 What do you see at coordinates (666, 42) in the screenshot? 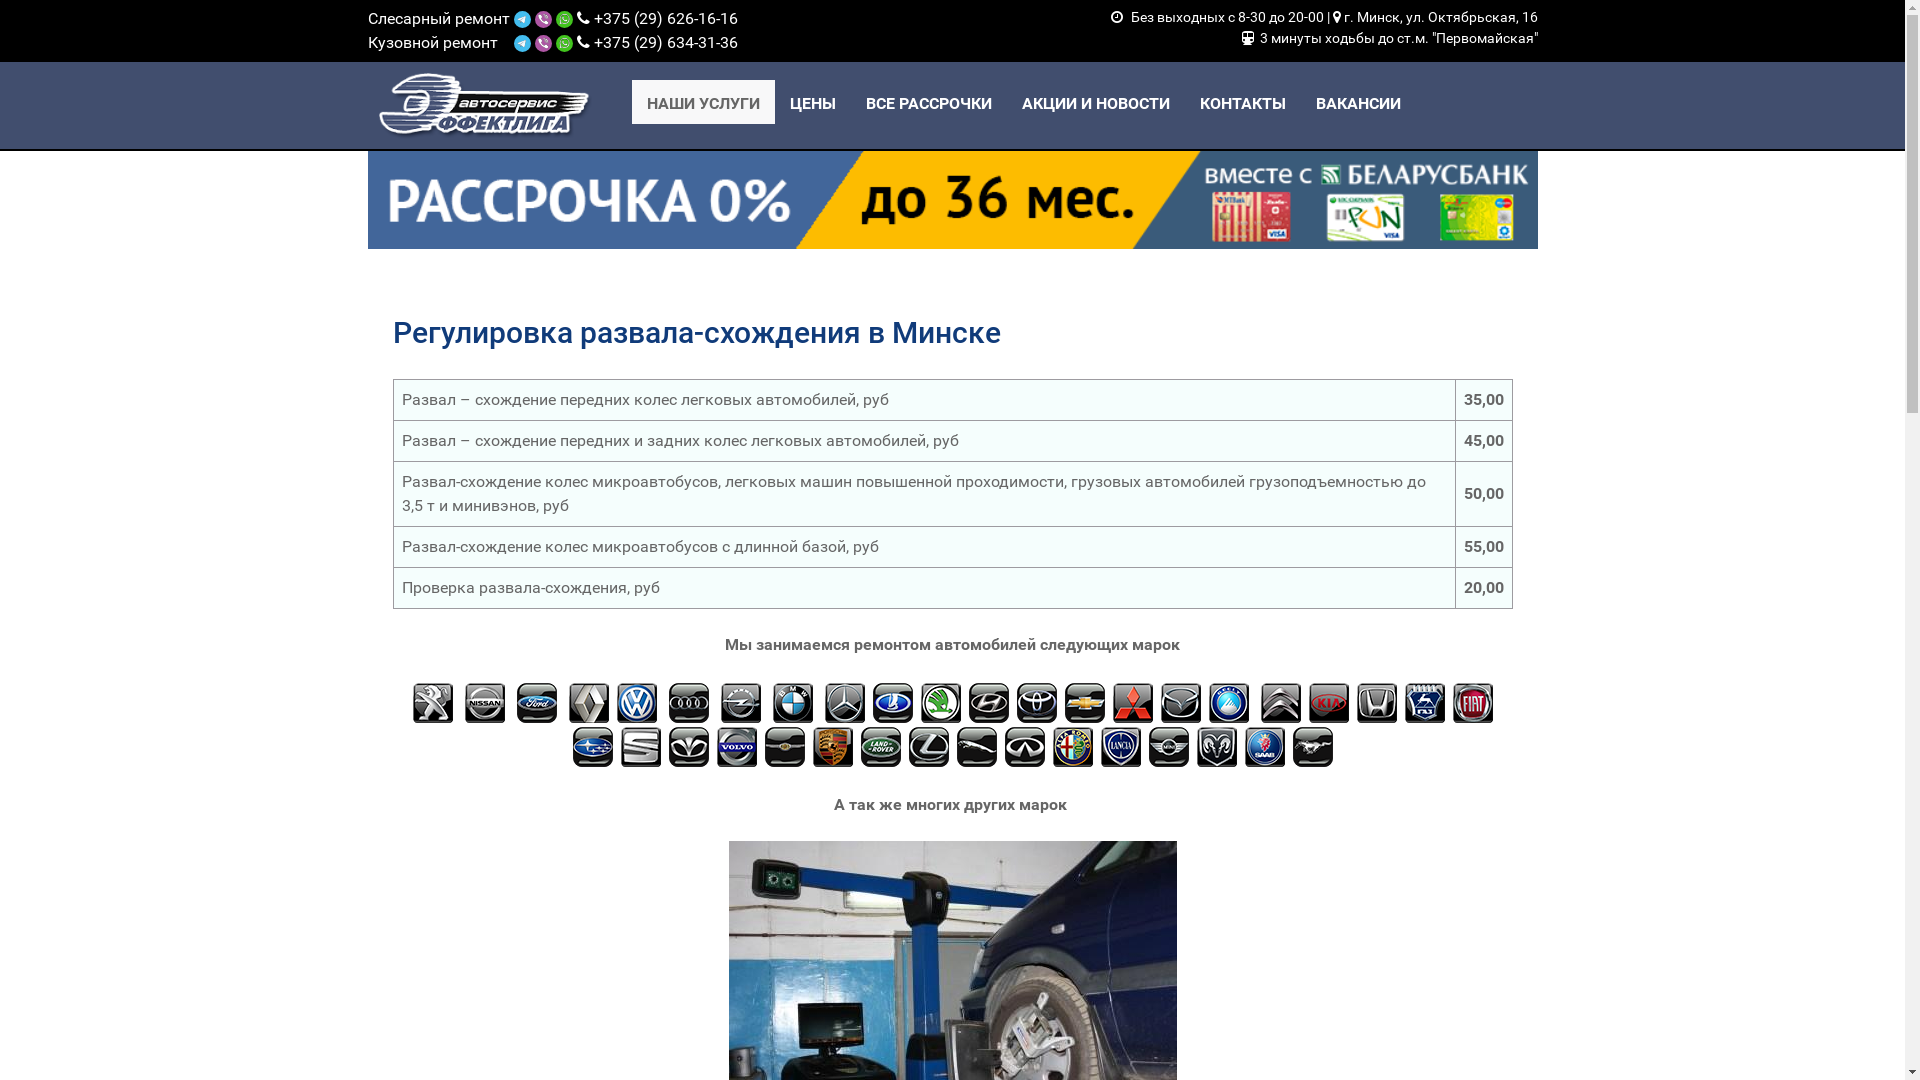
I see `'+375 (29) 634-31-36'` at bounding box center [666, 42].